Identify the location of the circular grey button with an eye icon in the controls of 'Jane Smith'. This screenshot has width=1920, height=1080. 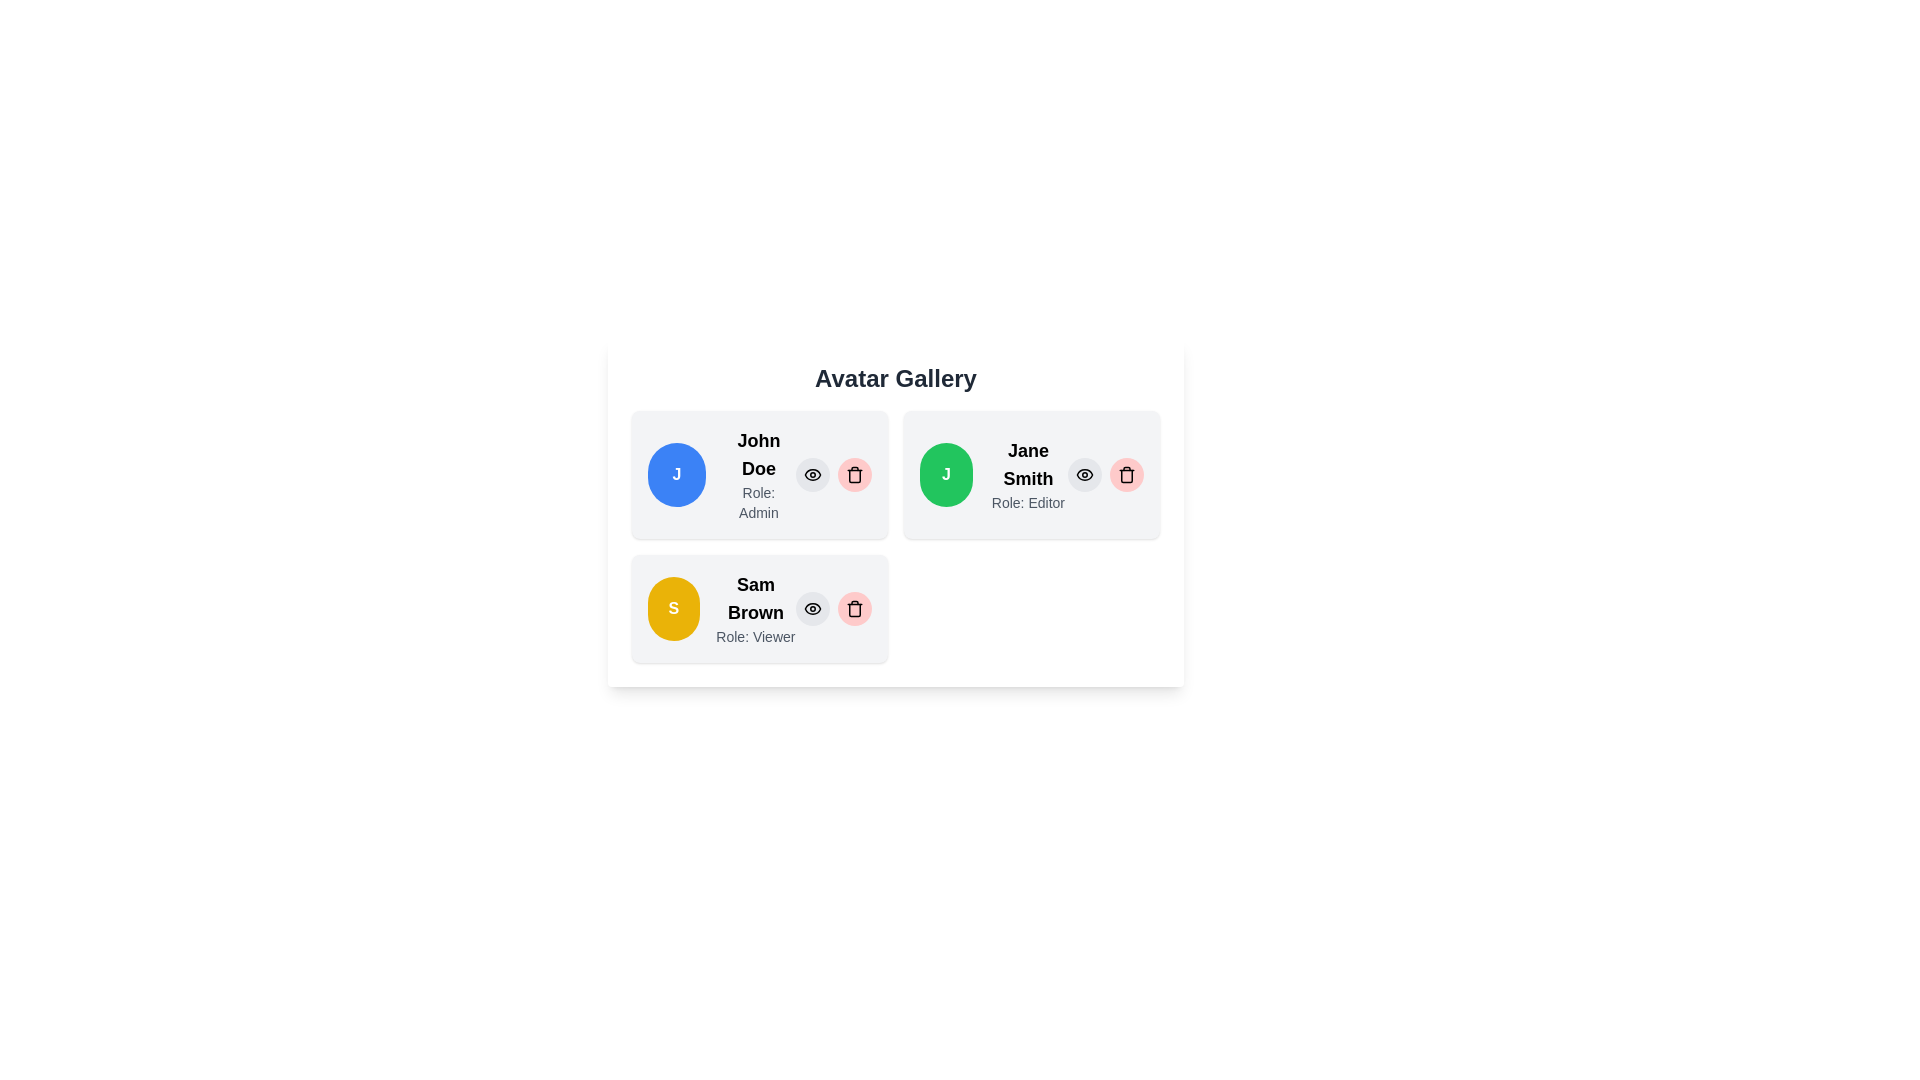
(1083, 474).